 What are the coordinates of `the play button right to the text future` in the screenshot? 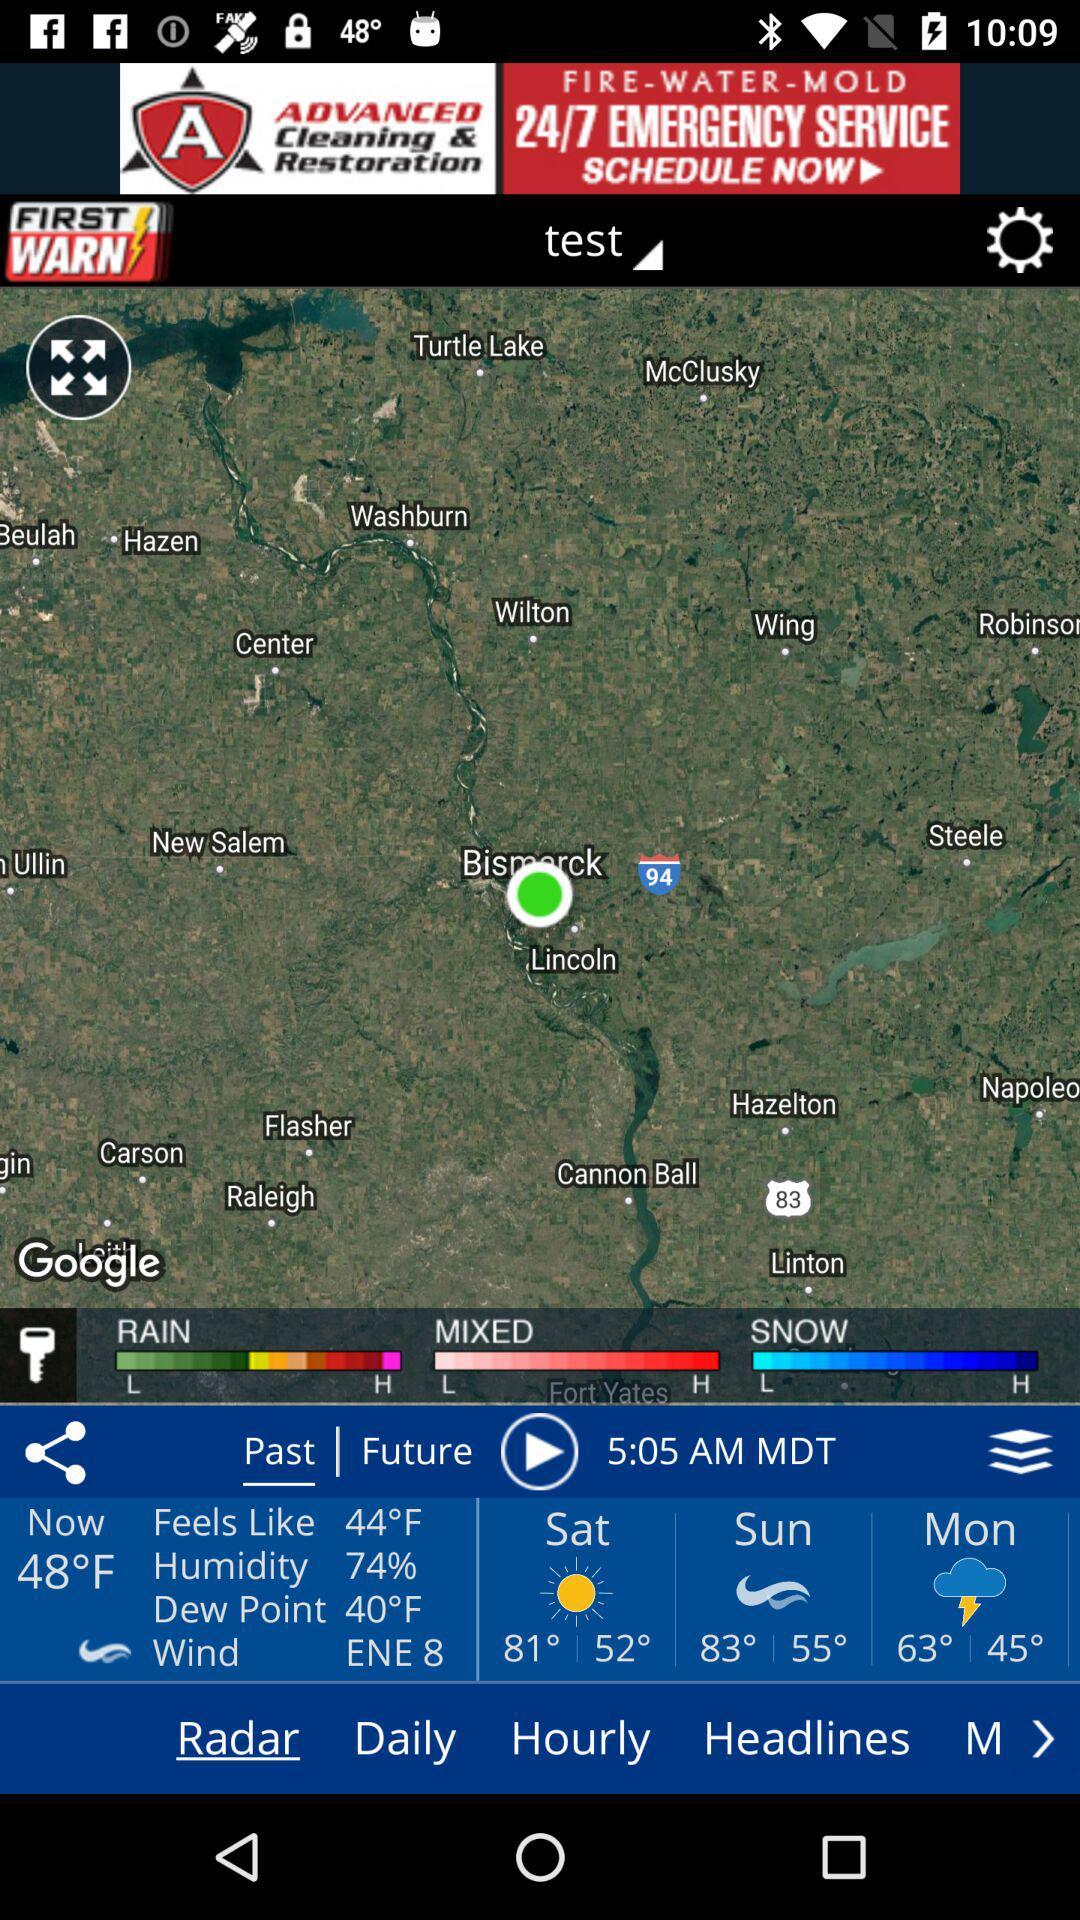 It's located at (540, 1451).